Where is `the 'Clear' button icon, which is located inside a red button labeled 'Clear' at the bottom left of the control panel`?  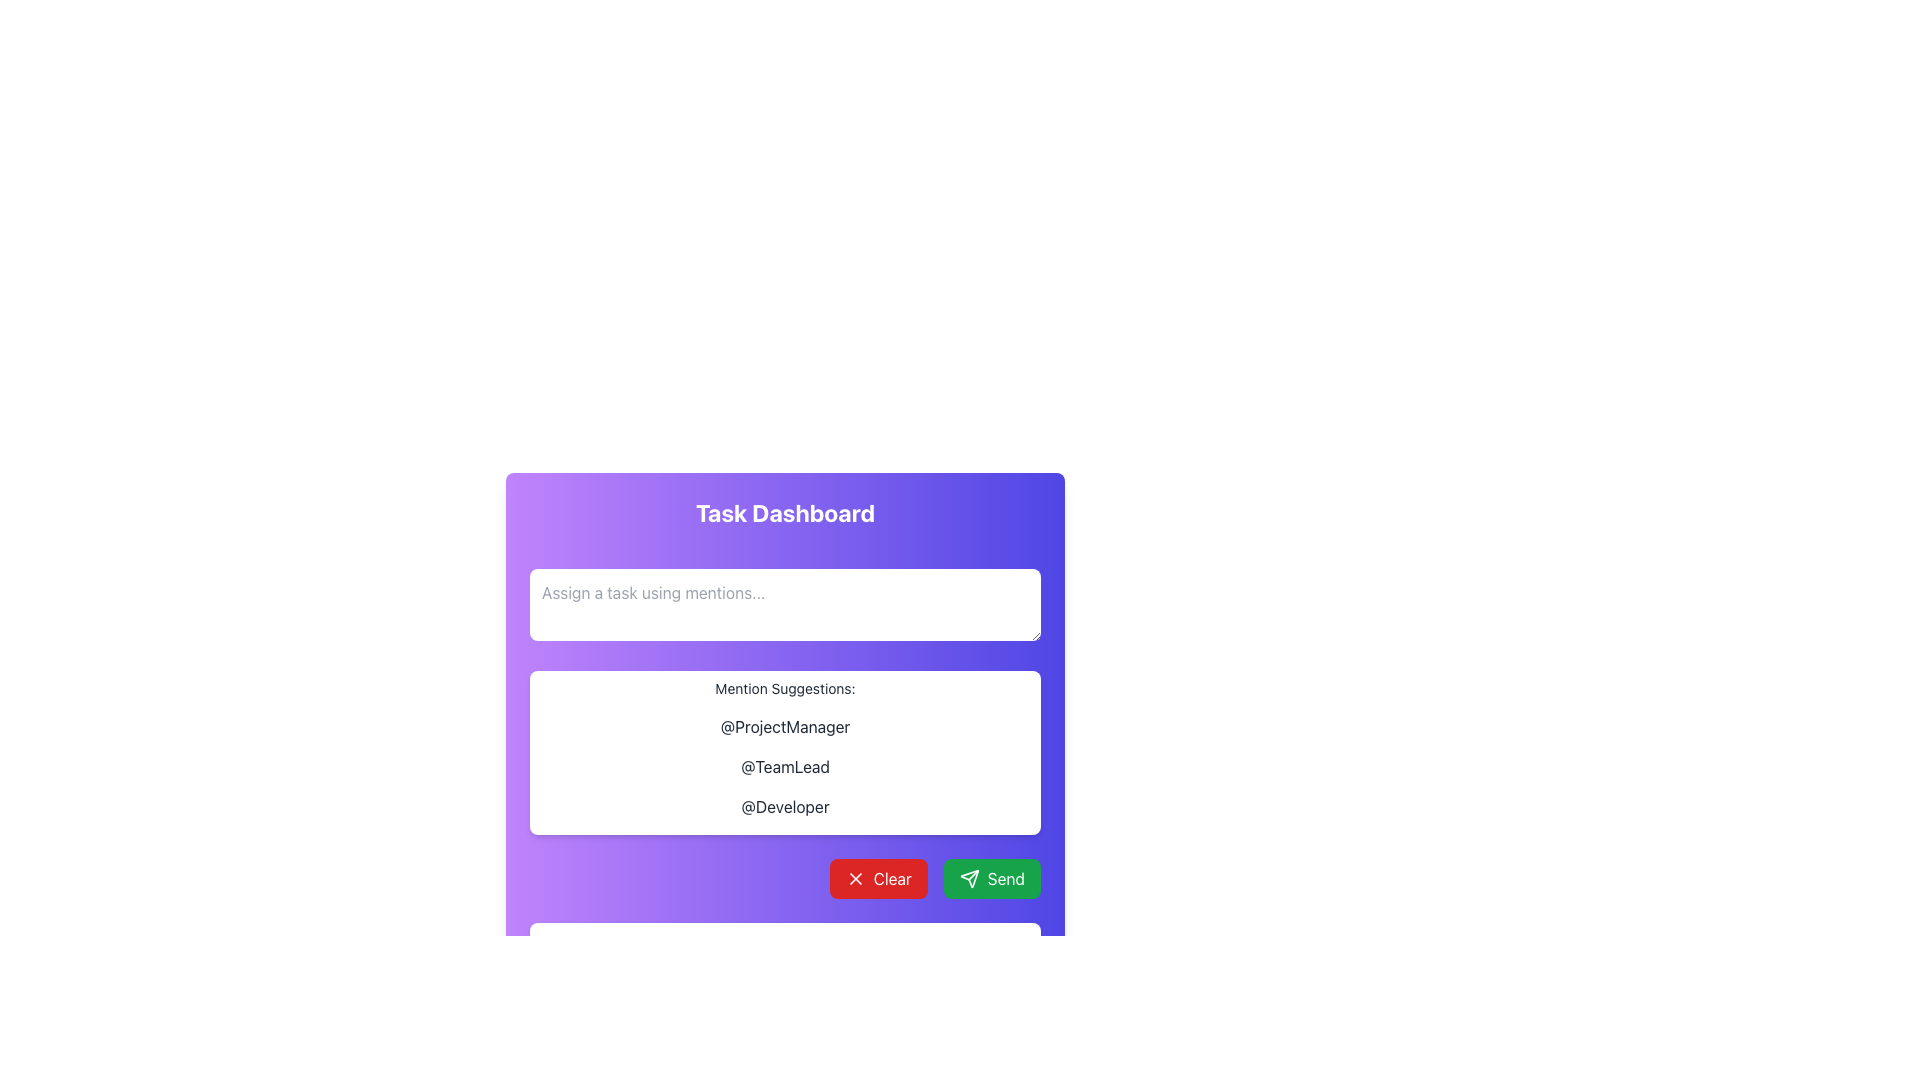
the 'Clear' button icon, which is located inside a red button labeled 'Clear' at the bottom left of the control panel is located at coordinates (855, 878).